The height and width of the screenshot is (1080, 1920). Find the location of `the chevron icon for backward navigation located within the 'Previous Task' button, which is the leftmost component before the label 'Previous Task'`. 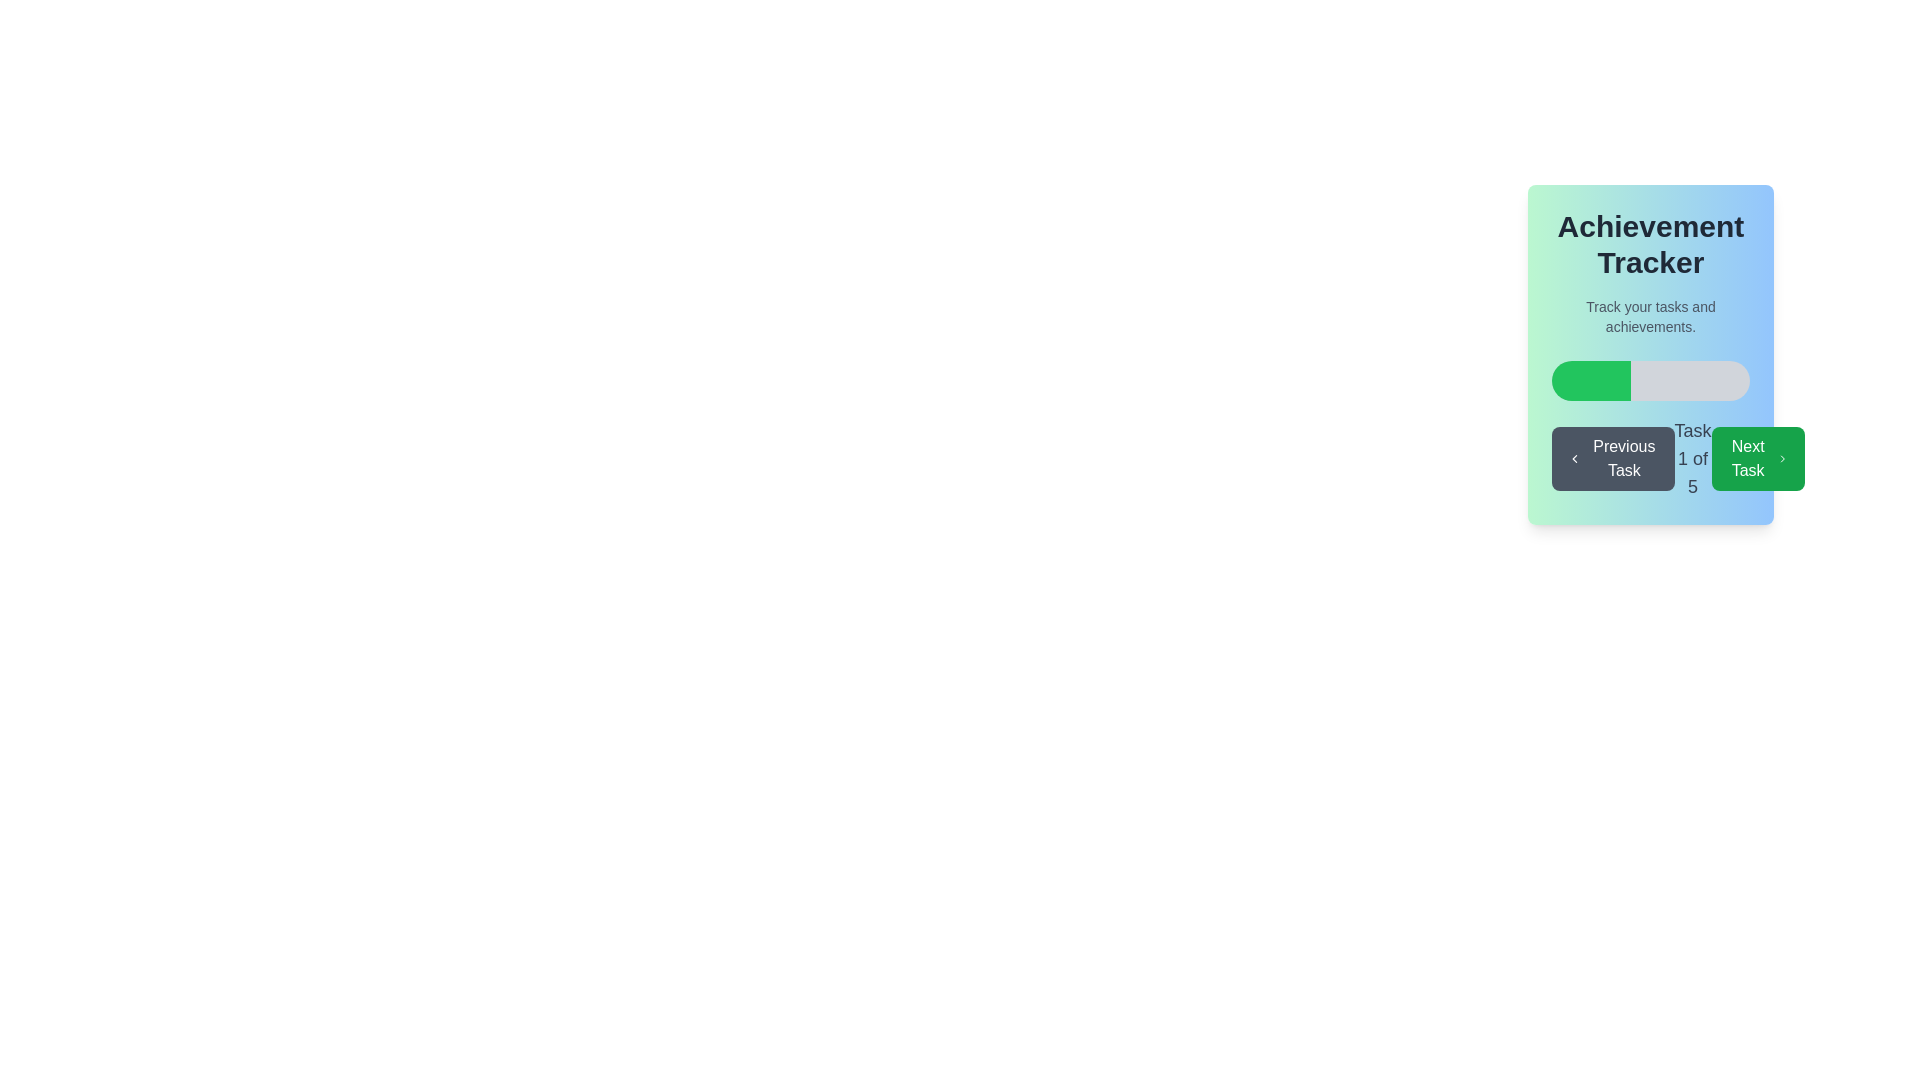

the chevron icon for backward navigation located within the 'Previous Task' button, which is the leftmost component before the label 'Previous Task' is located at coordinates (1574, 459).